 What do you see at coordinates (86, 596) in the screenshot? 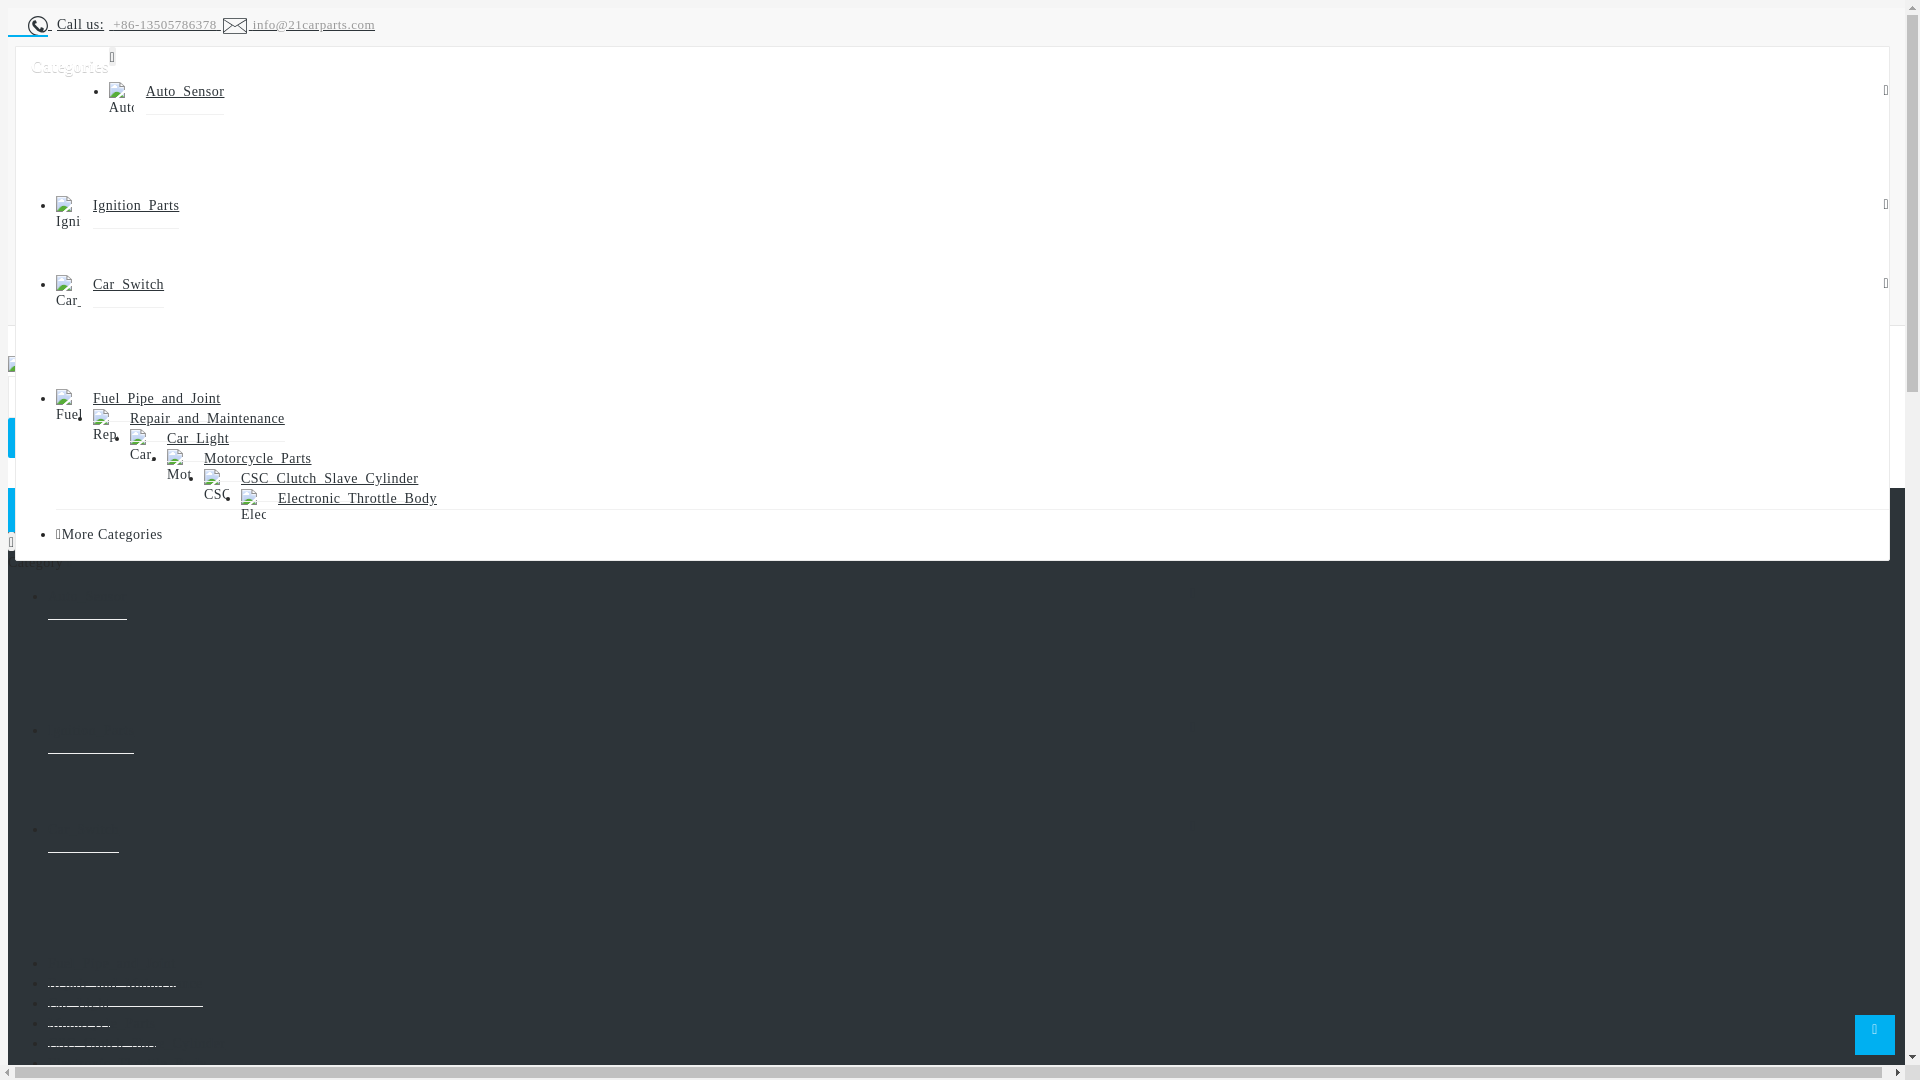
I see `'Auto_Sensor'` at bounding box center [86, 596].